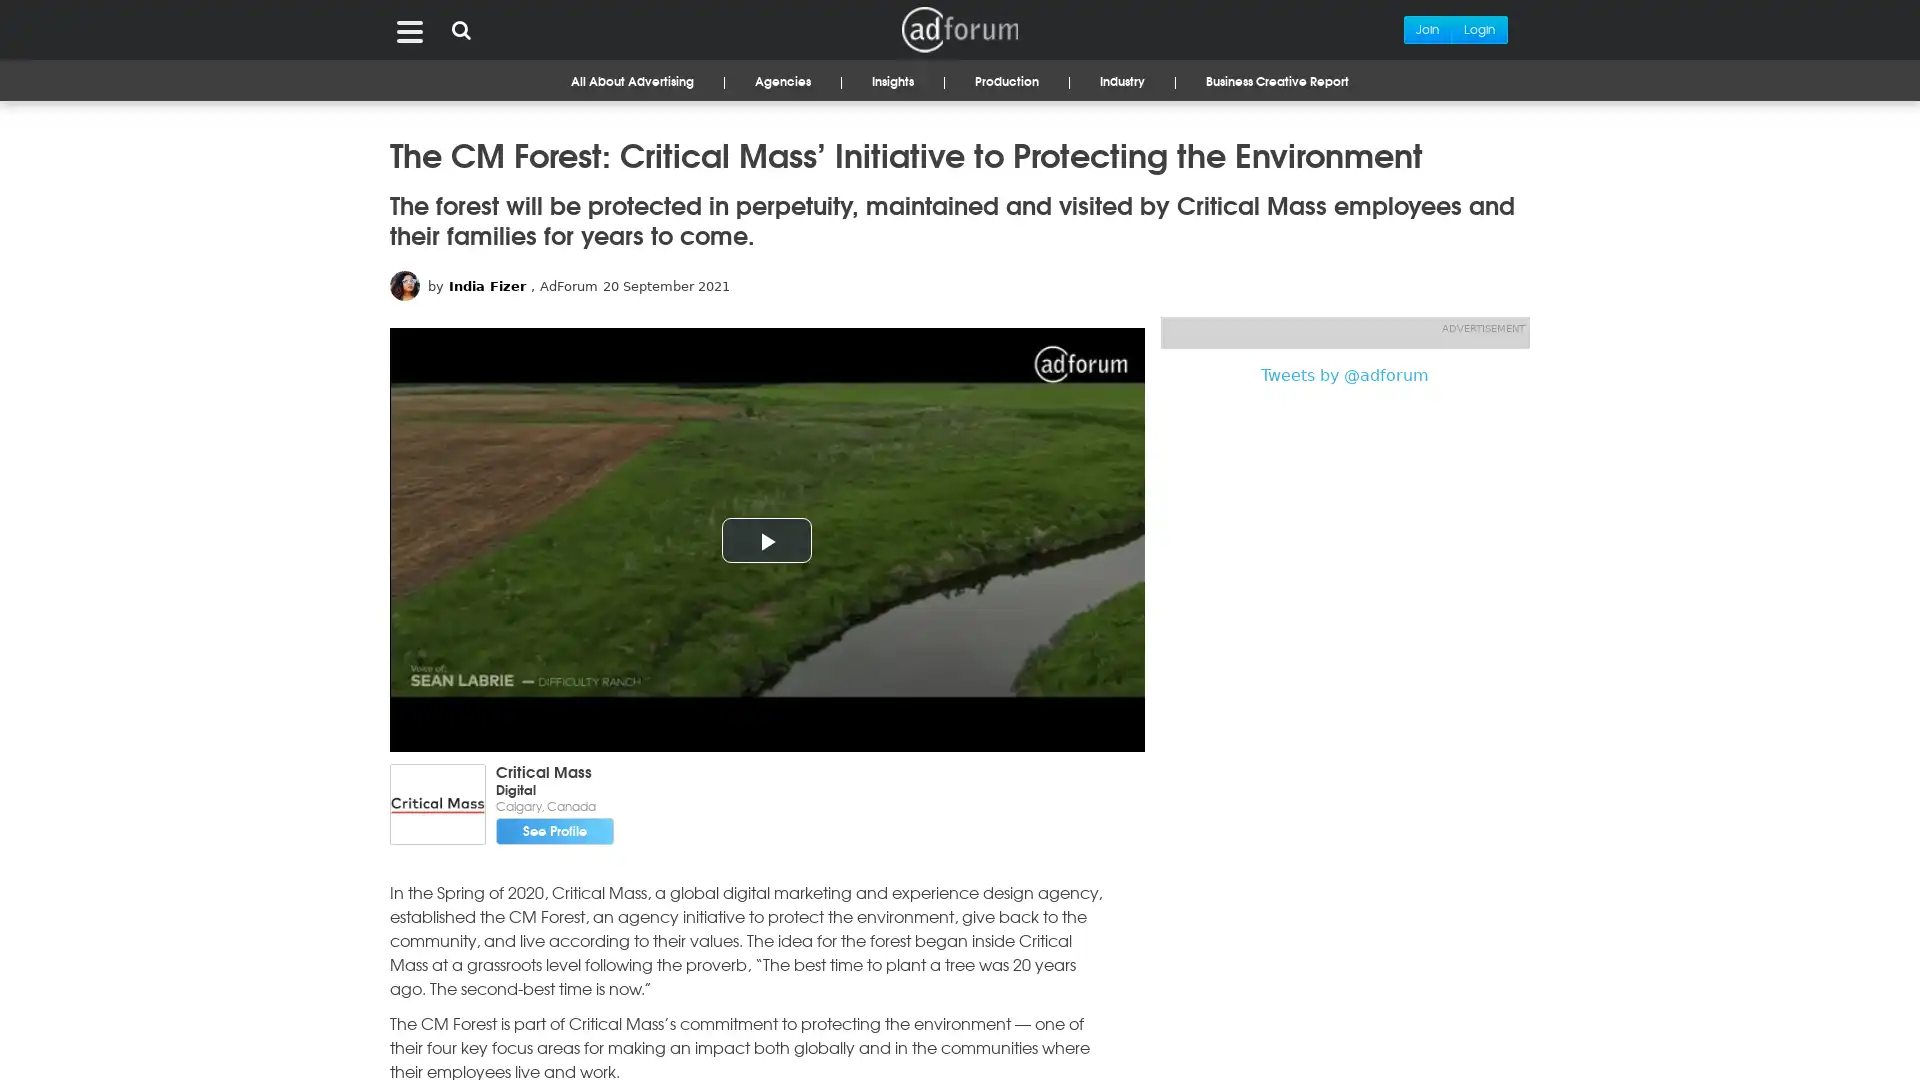  I want to click on Join, so click(1426, 30).